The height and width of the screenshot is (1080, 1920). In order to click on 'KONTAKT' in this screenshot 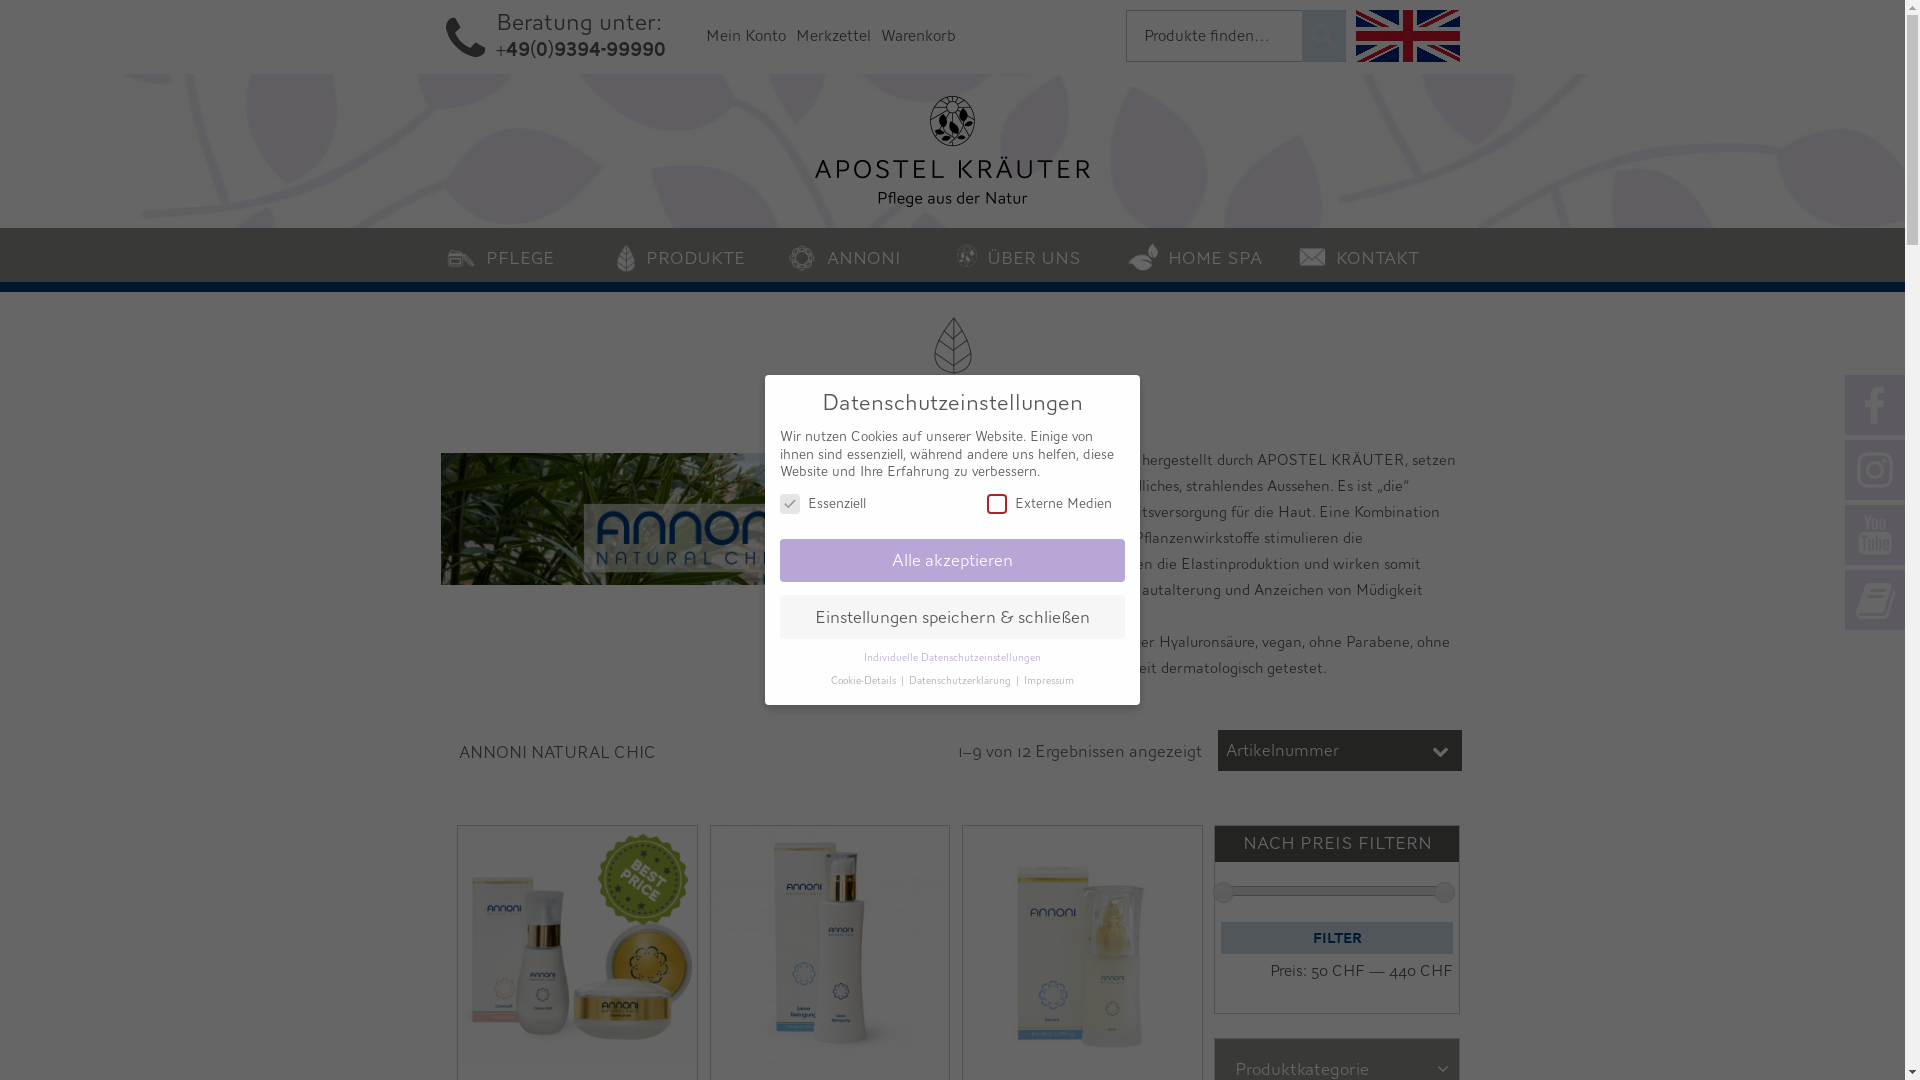, I will do `click(1377, 253)`.